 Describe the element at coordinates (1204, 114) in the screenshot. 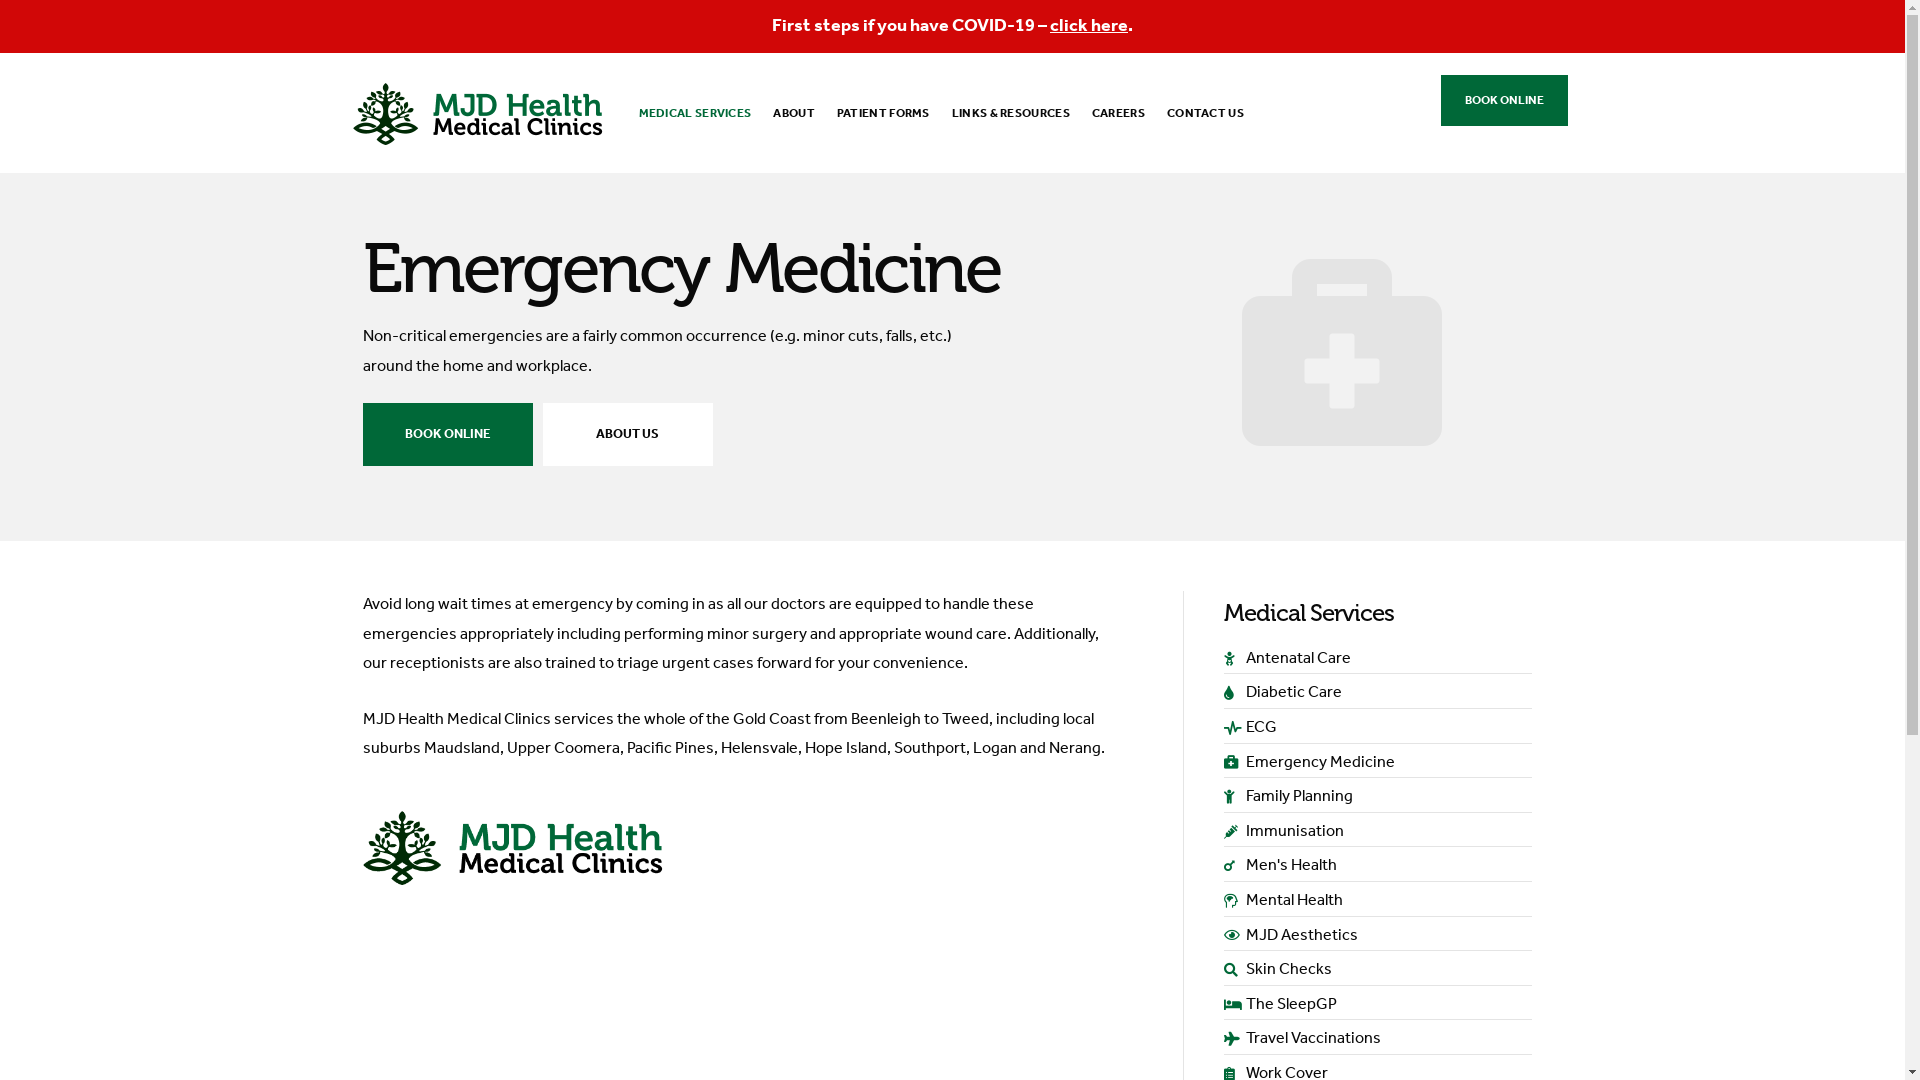

I see `'CONTACT US'` at that location.